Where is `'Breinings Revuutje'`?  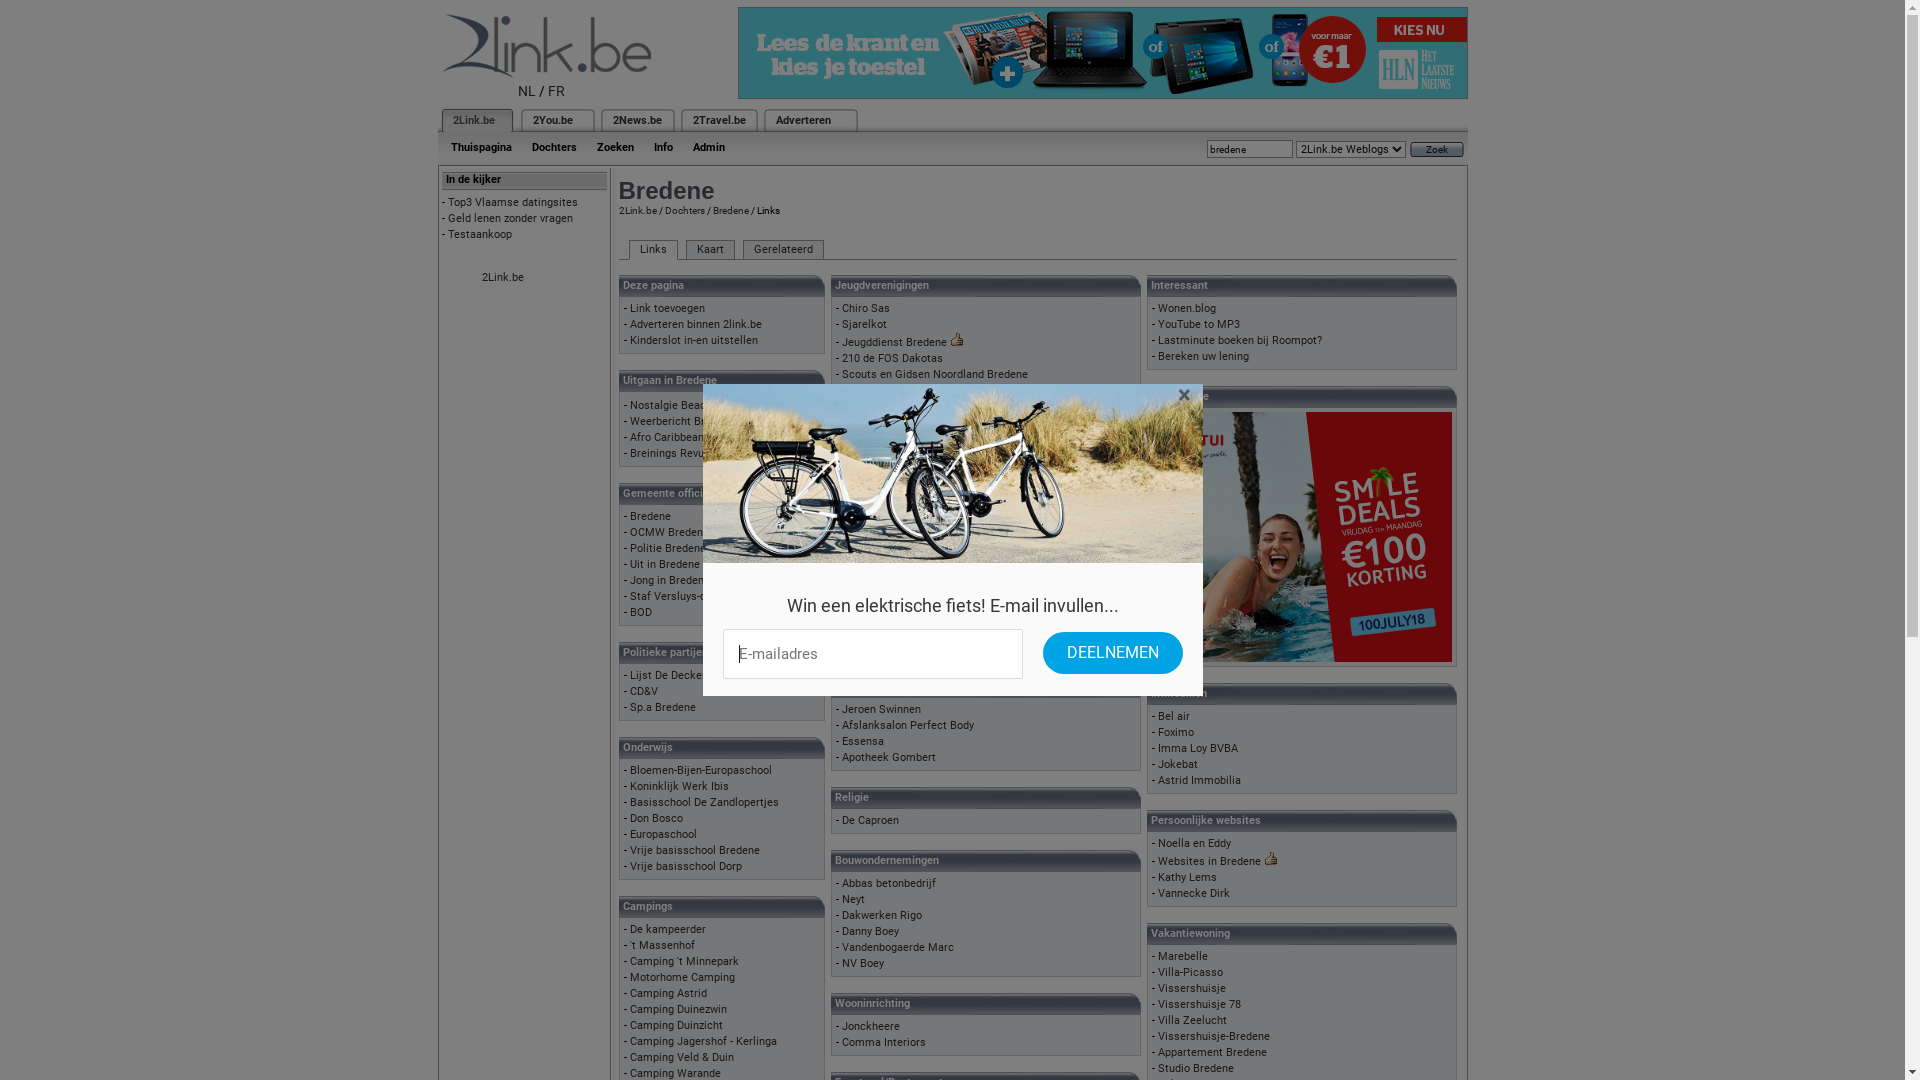 'Breinings Revuutje' is located at coordinates (676, 453).